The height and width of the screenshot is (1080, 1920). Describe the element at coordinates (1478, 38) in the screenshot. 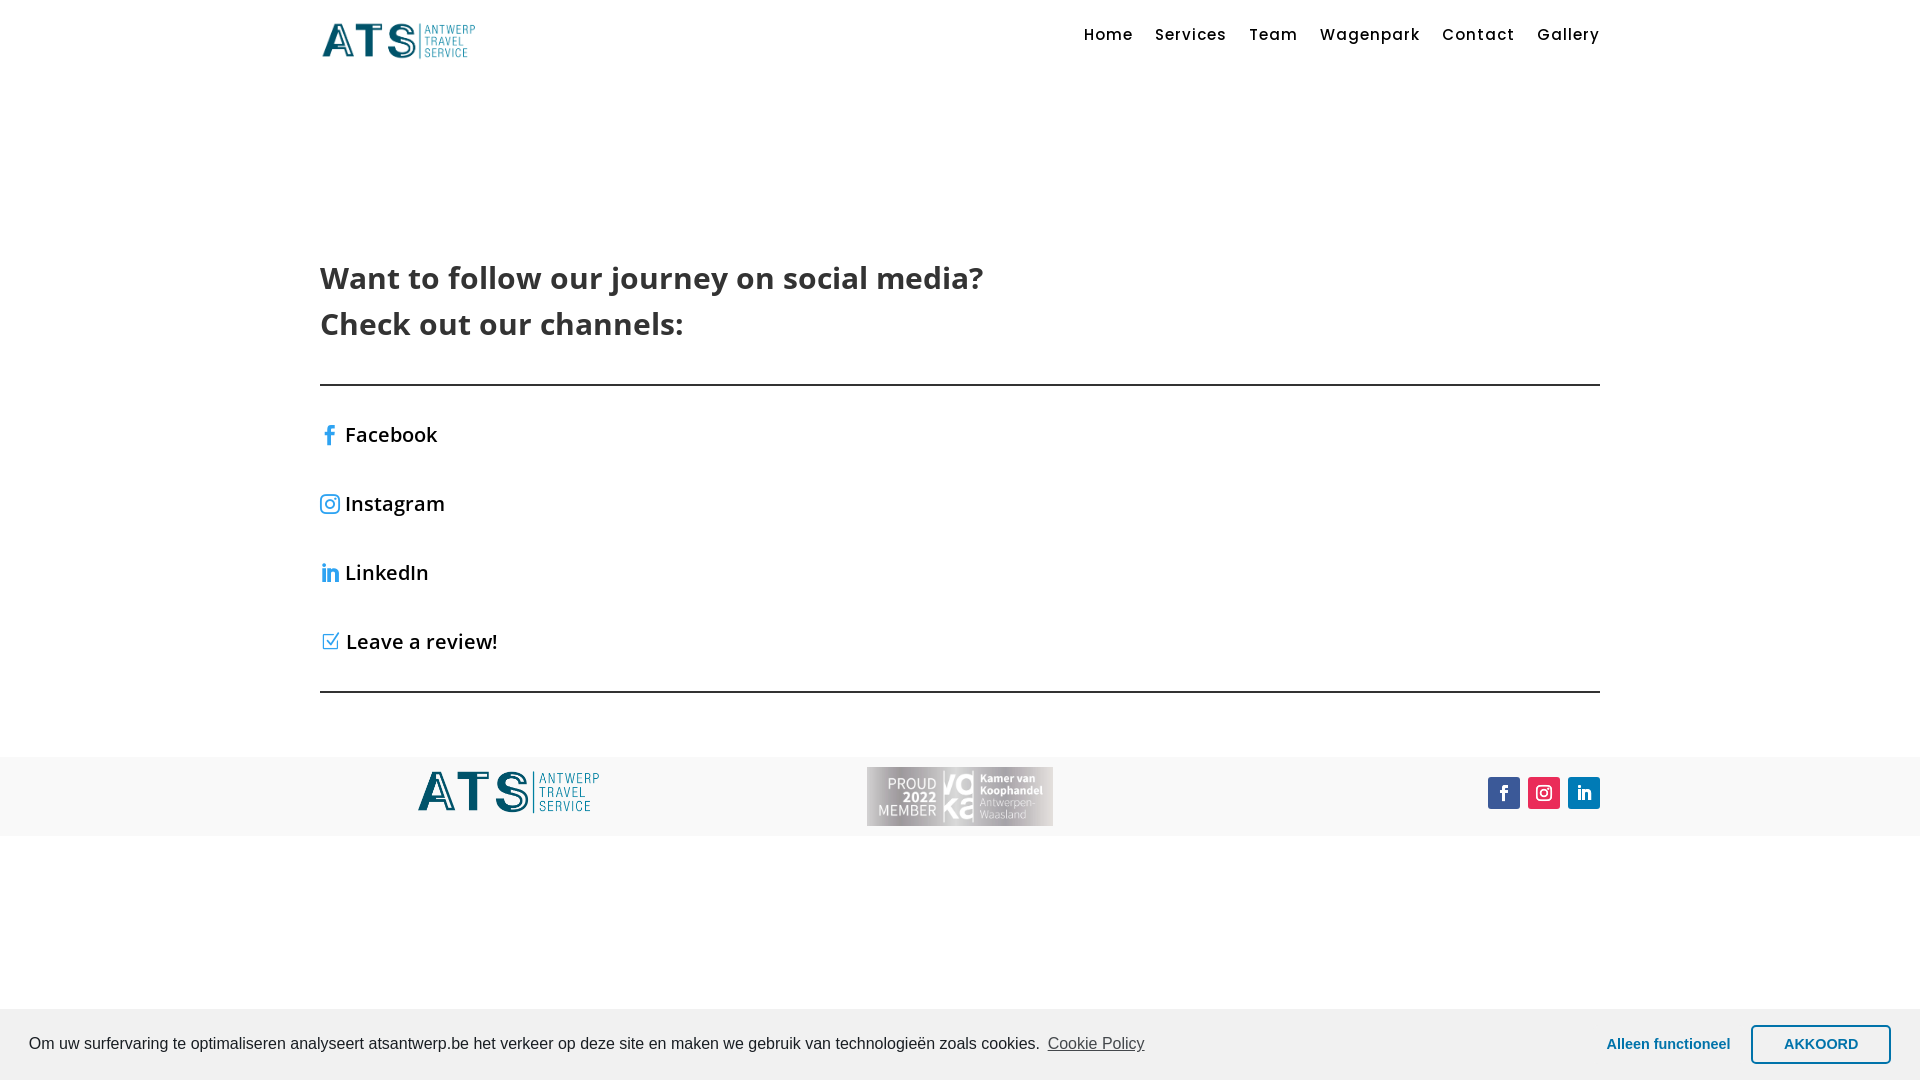

I see `'Contact'` at that location.